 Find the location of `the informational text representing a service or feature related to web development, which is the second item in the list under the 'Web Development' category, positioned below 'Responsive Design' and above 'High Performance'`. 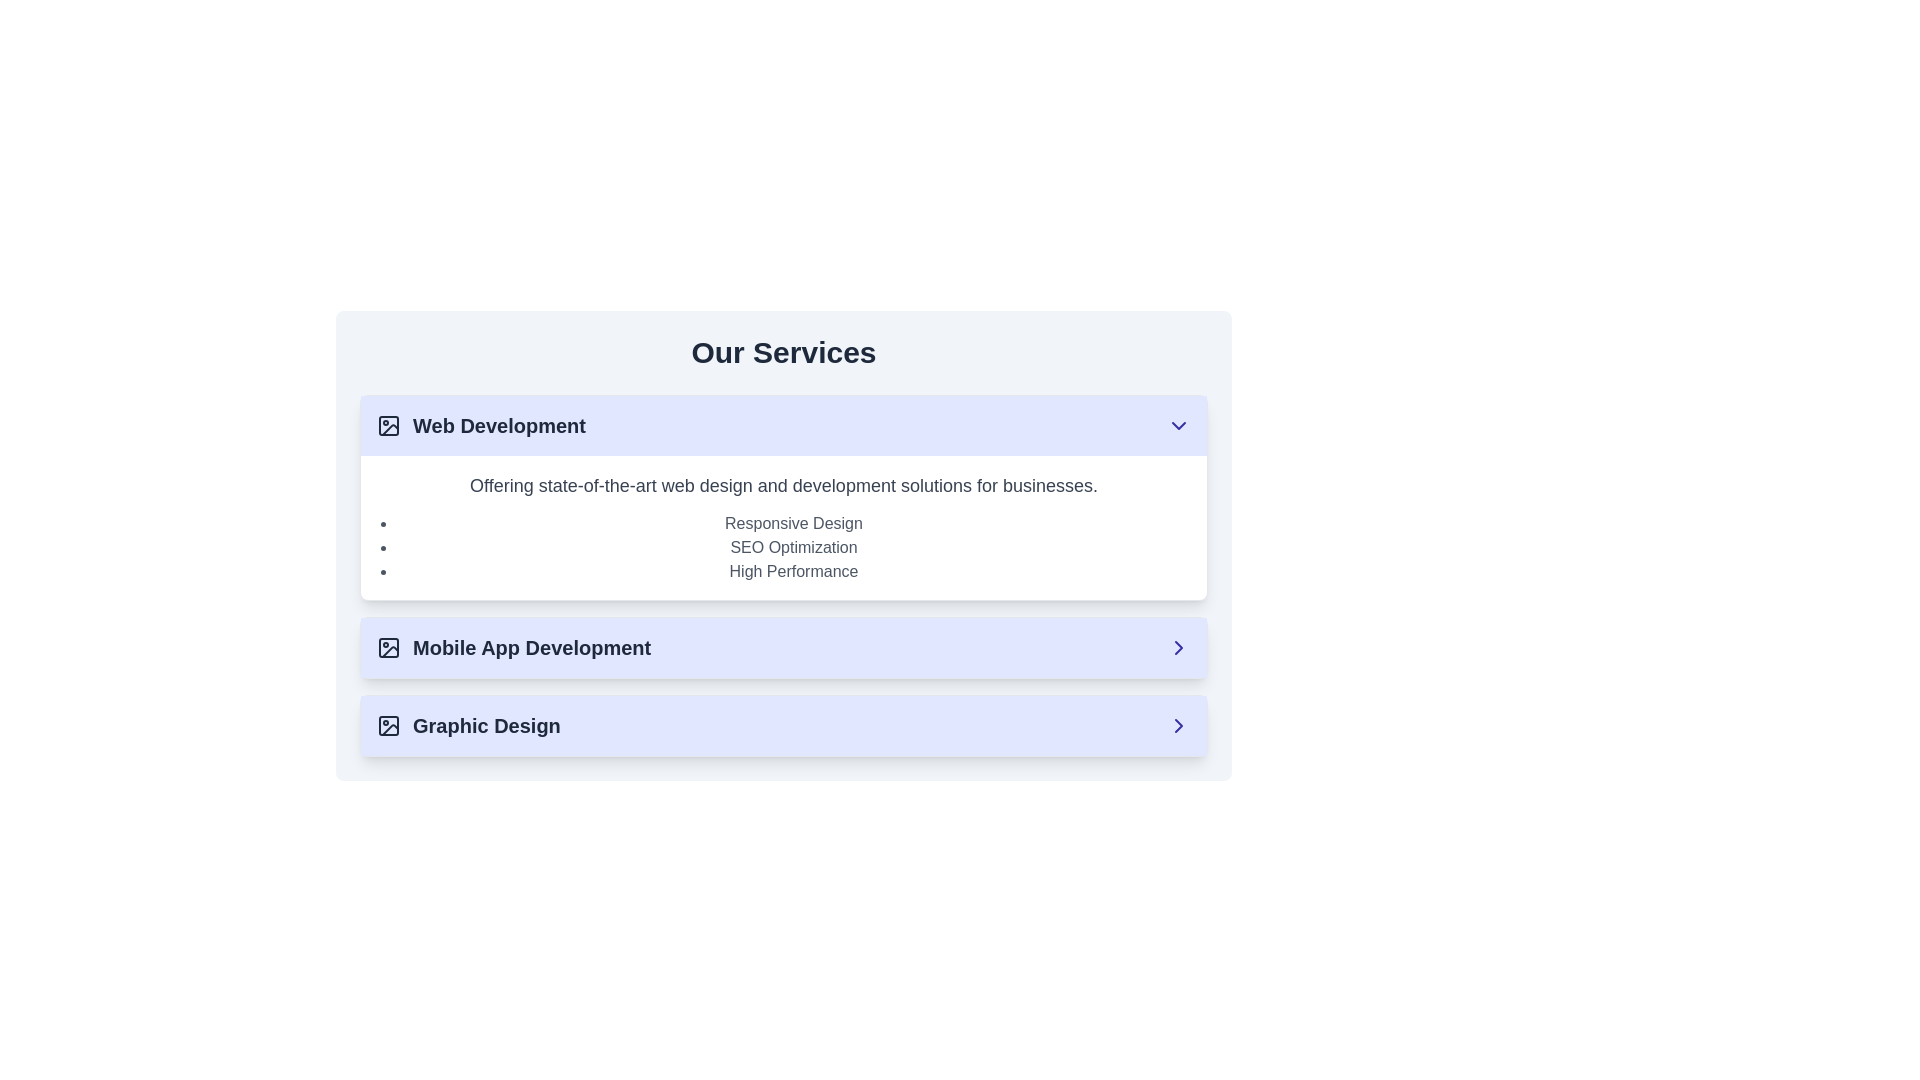

the informational text representing a service or feature related to web development, which is the second item in the list under the 'Web Development' category, positioned below 'Responsive Design' and above 'High Performance' is located at coordinates (792, 547).